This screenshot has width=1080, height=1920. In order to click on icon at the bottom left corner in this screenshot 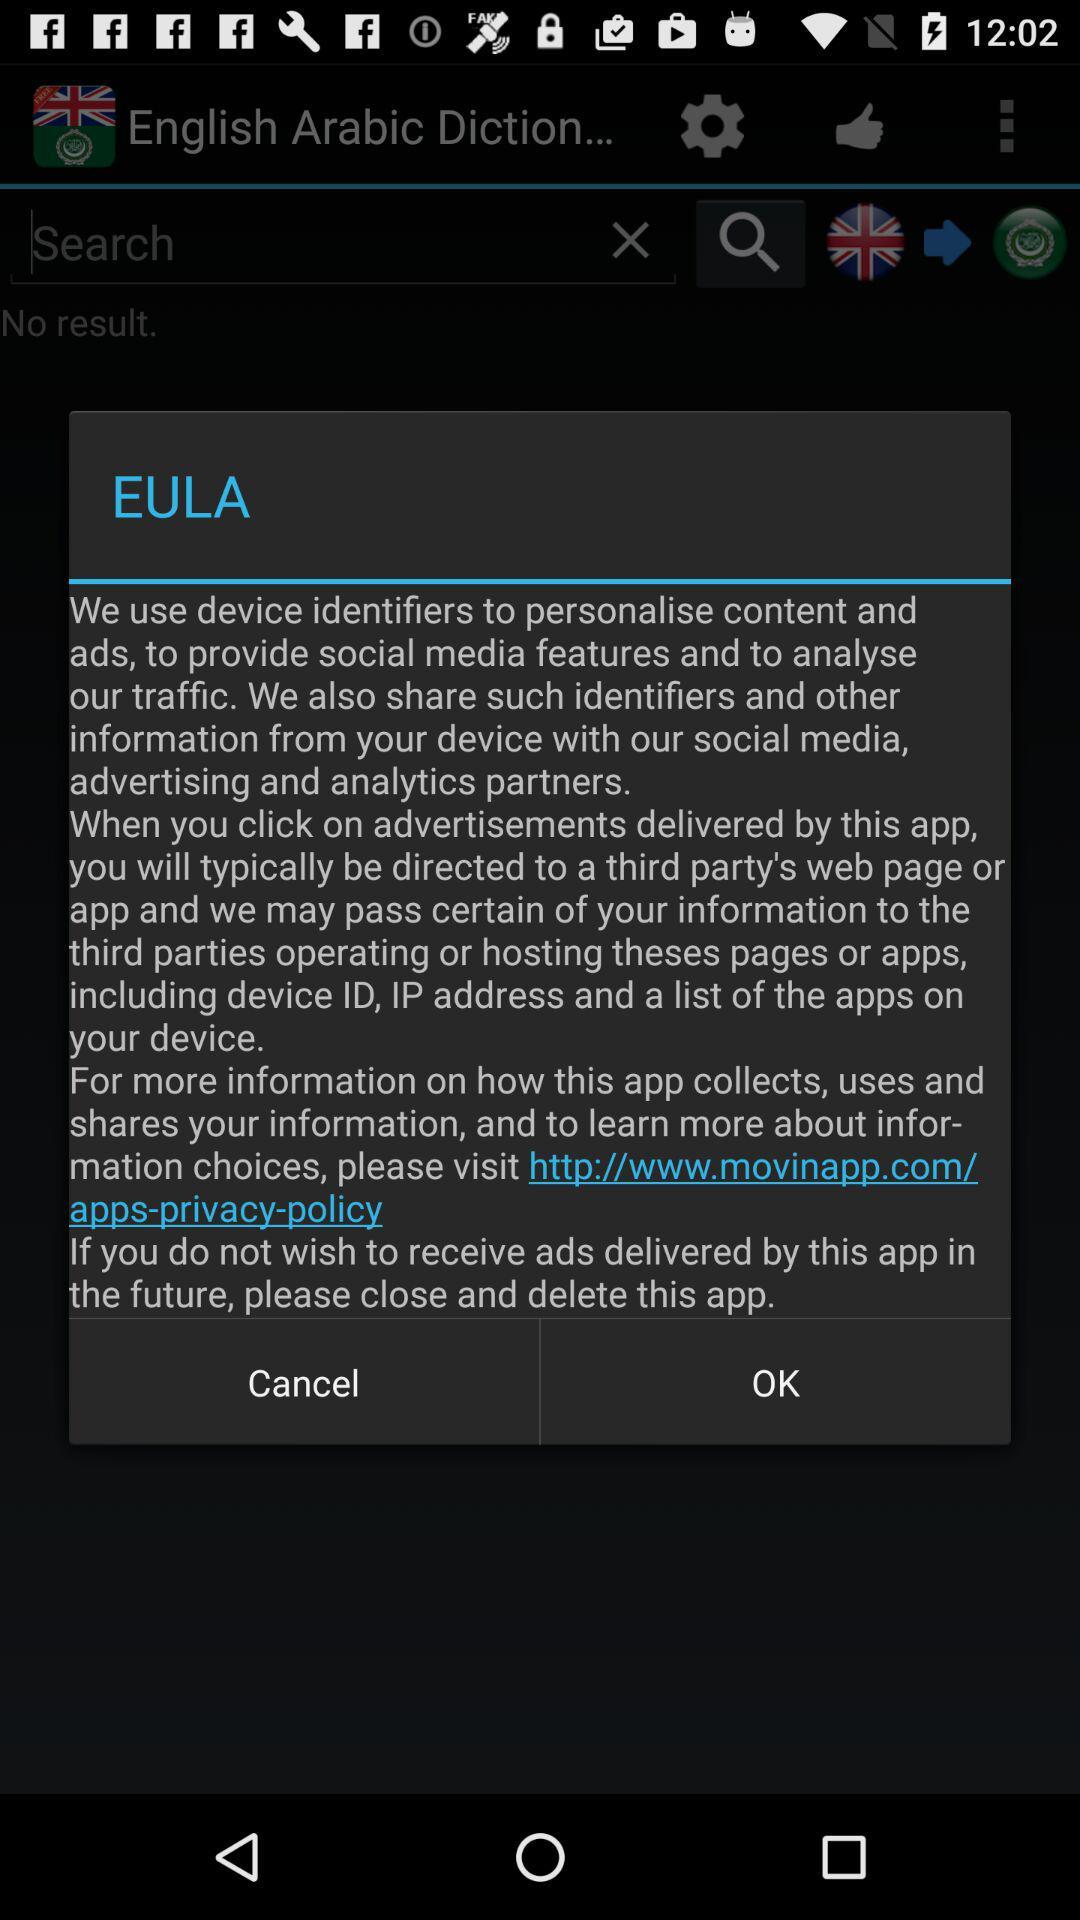, I will do `click(304, 1381)`.